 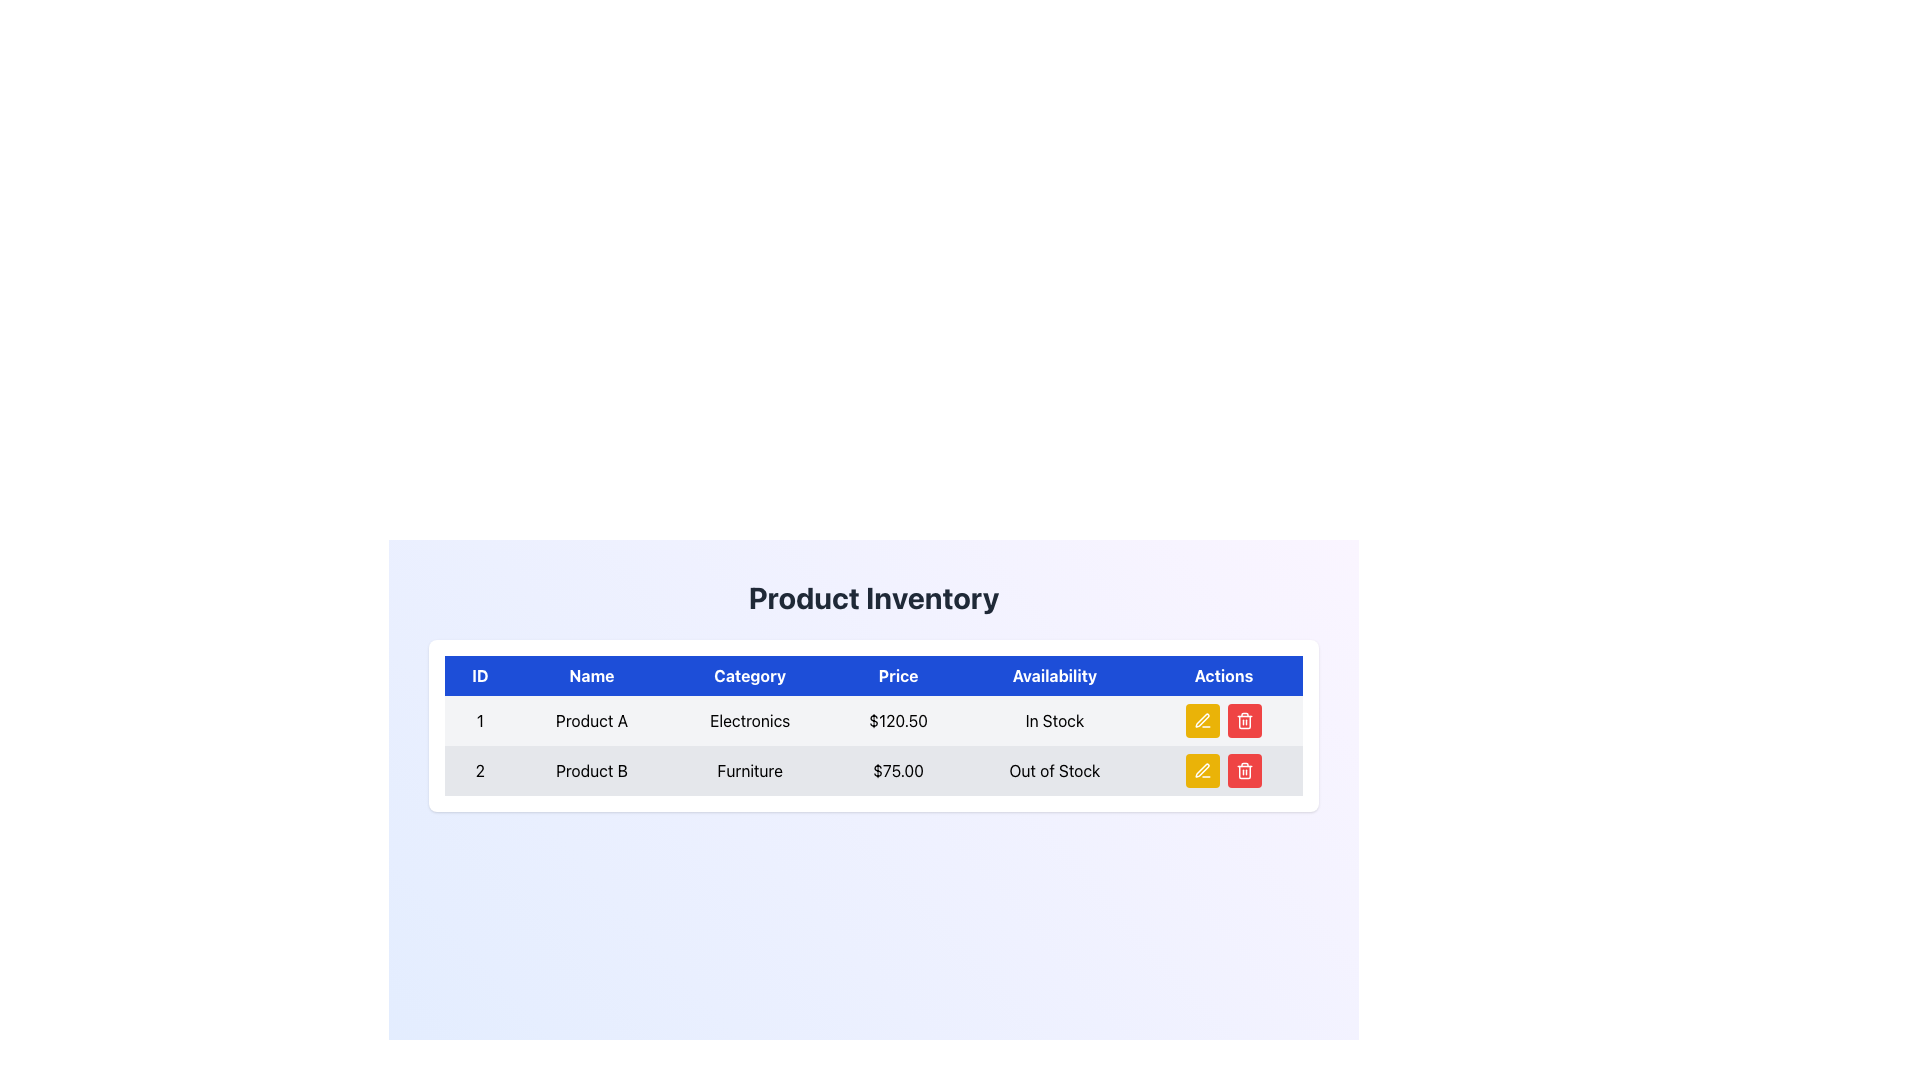 What do you see at coordinates (749, 675) in the screenshot?
I see `text from the text label displaying 'Category', which is styled with a blue background and white text, located in the header row of a table interface` at bounding box center [749, 675].